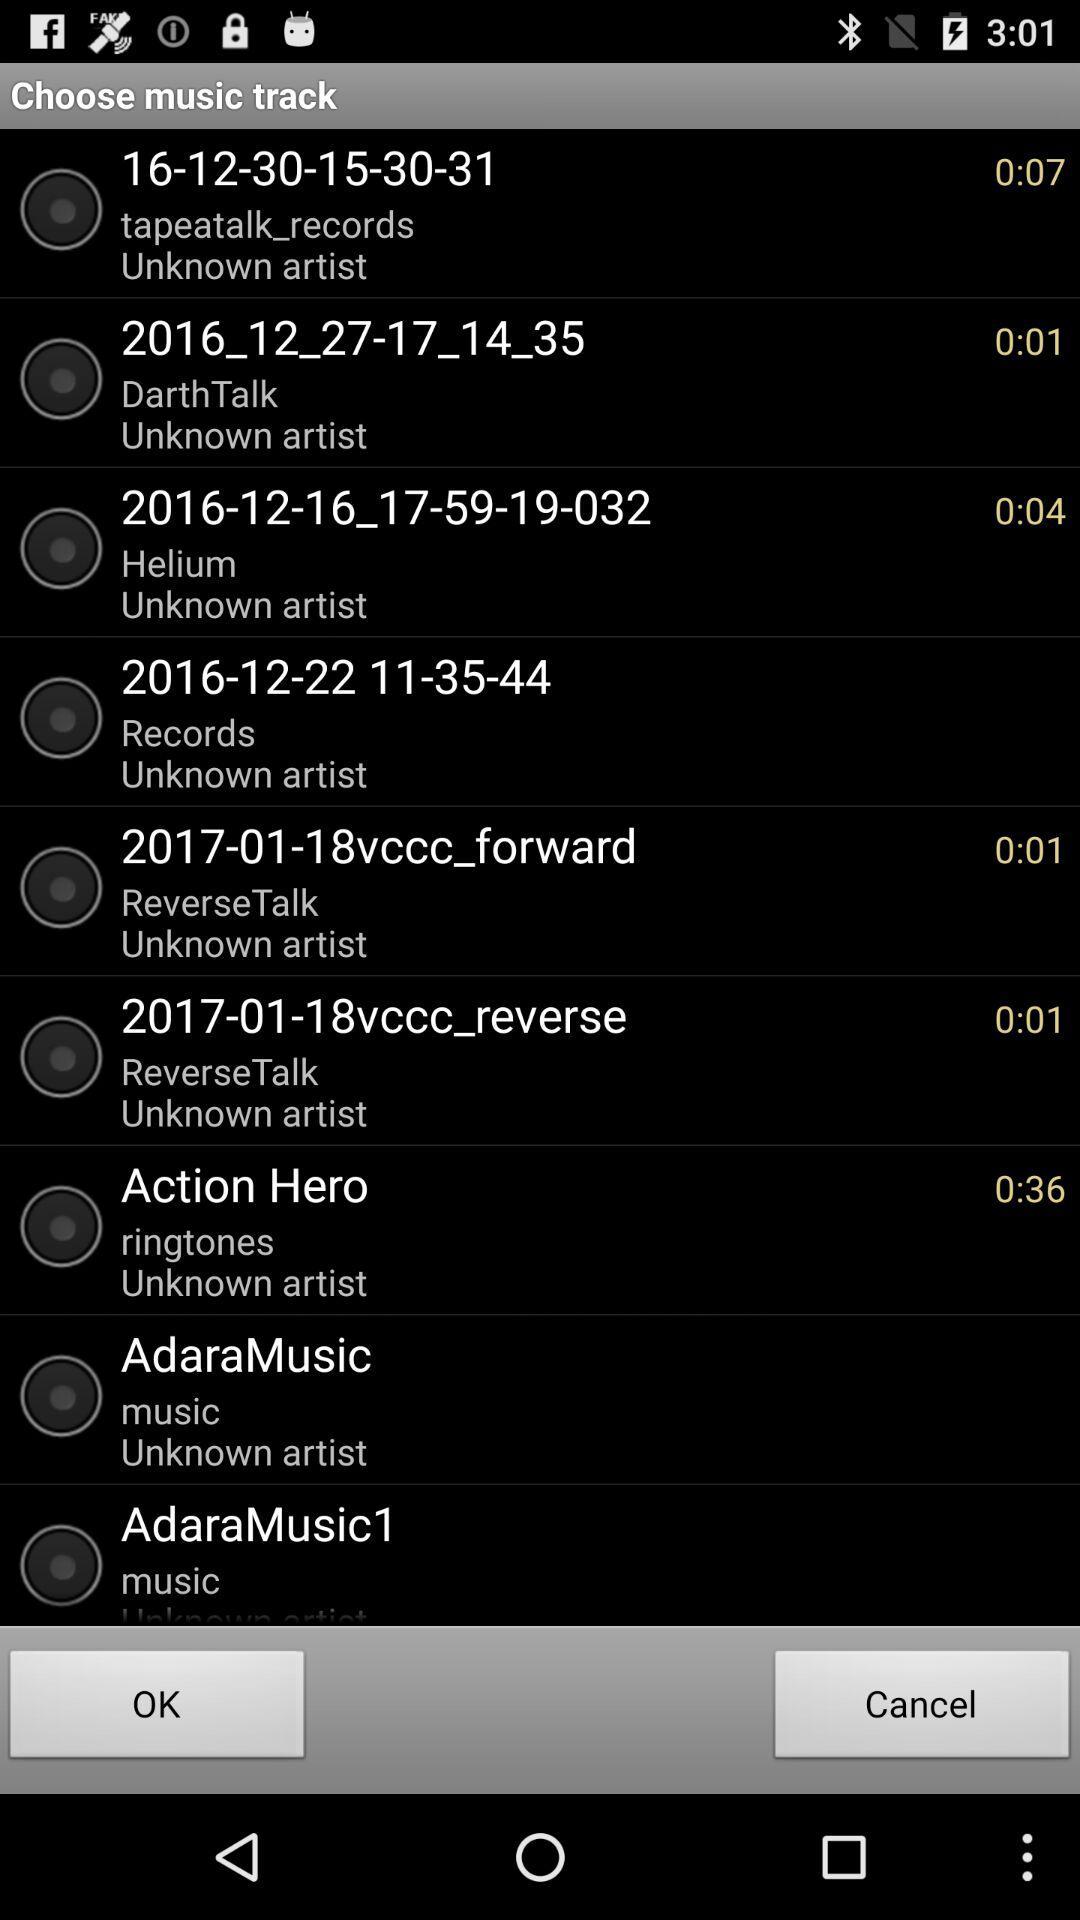 The image size is (1080, 1920). Describe the element at coordinates (547, 1183) in the screenshot. I see `the app next to the 0:36 item` at that location.